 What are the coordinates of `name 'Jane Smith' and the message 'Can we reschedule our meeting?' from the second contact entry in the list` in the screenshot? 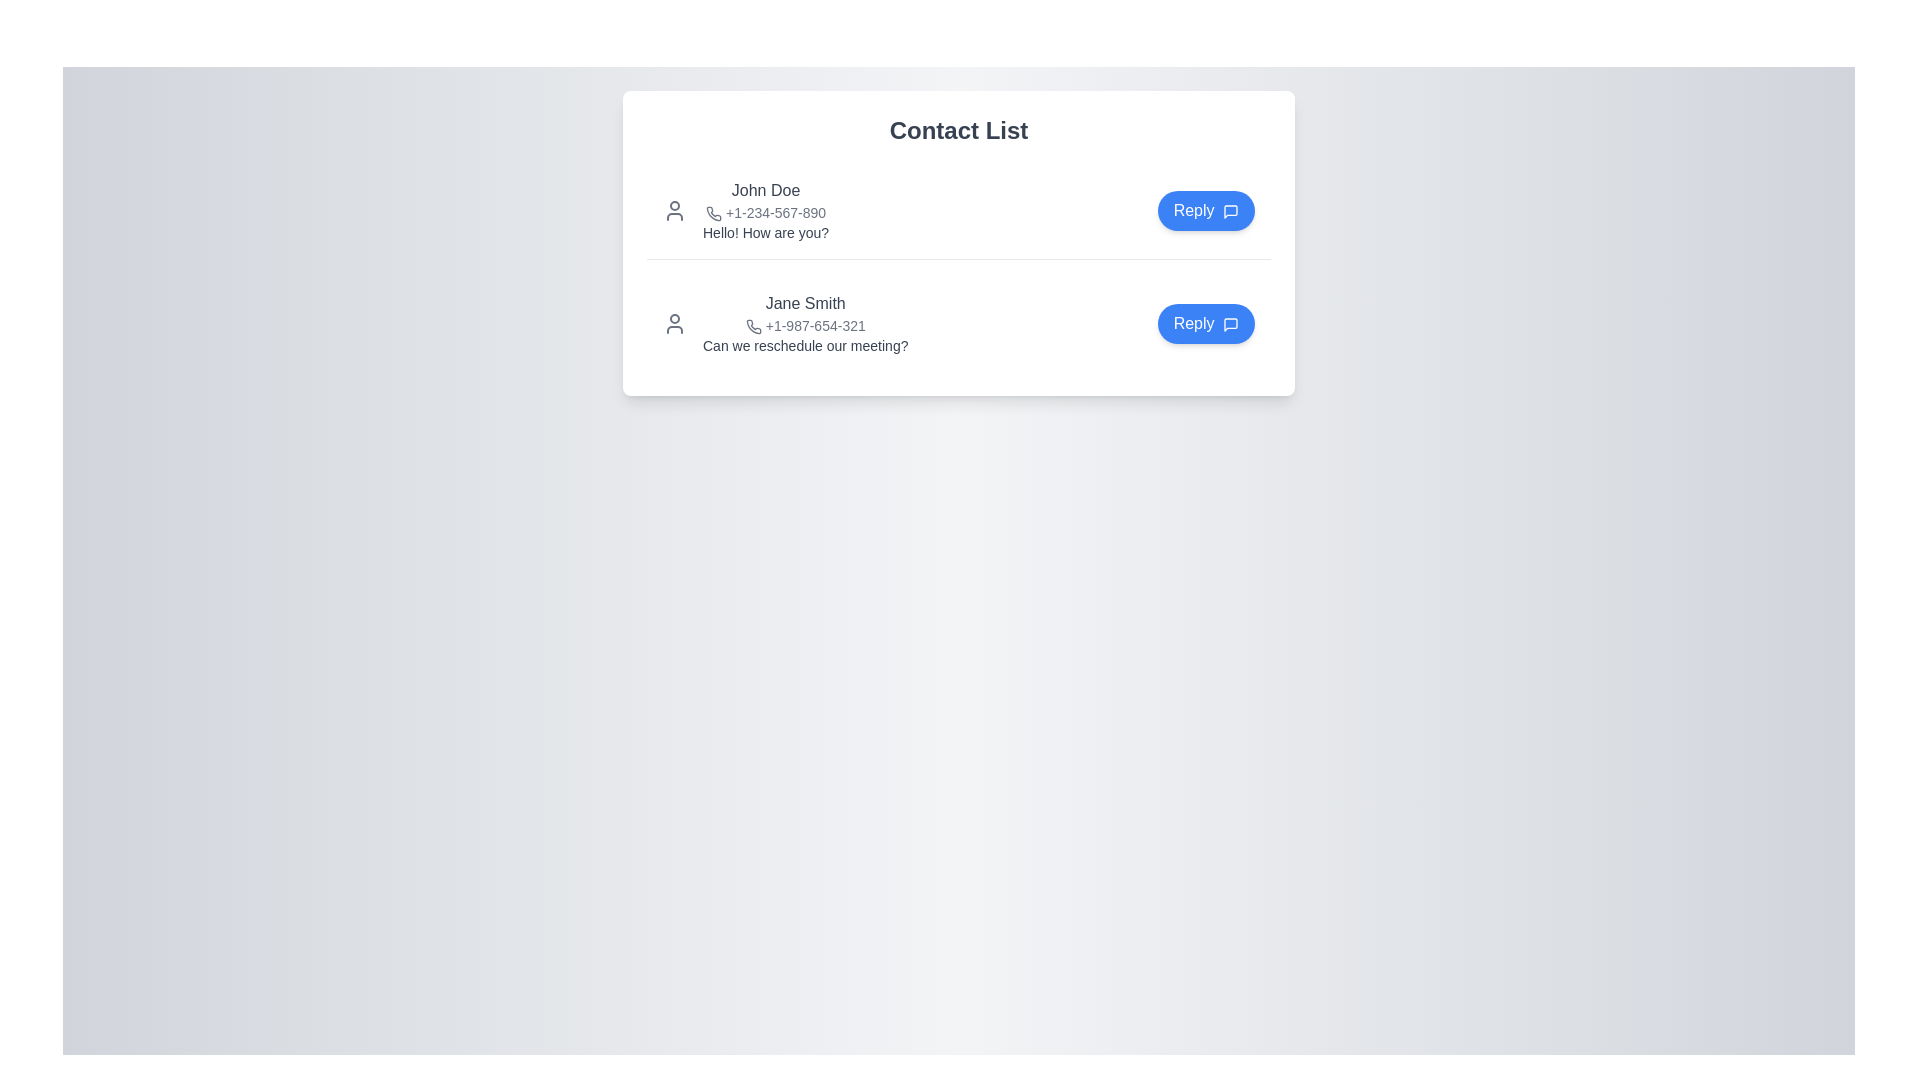 It's located at (784, 323).